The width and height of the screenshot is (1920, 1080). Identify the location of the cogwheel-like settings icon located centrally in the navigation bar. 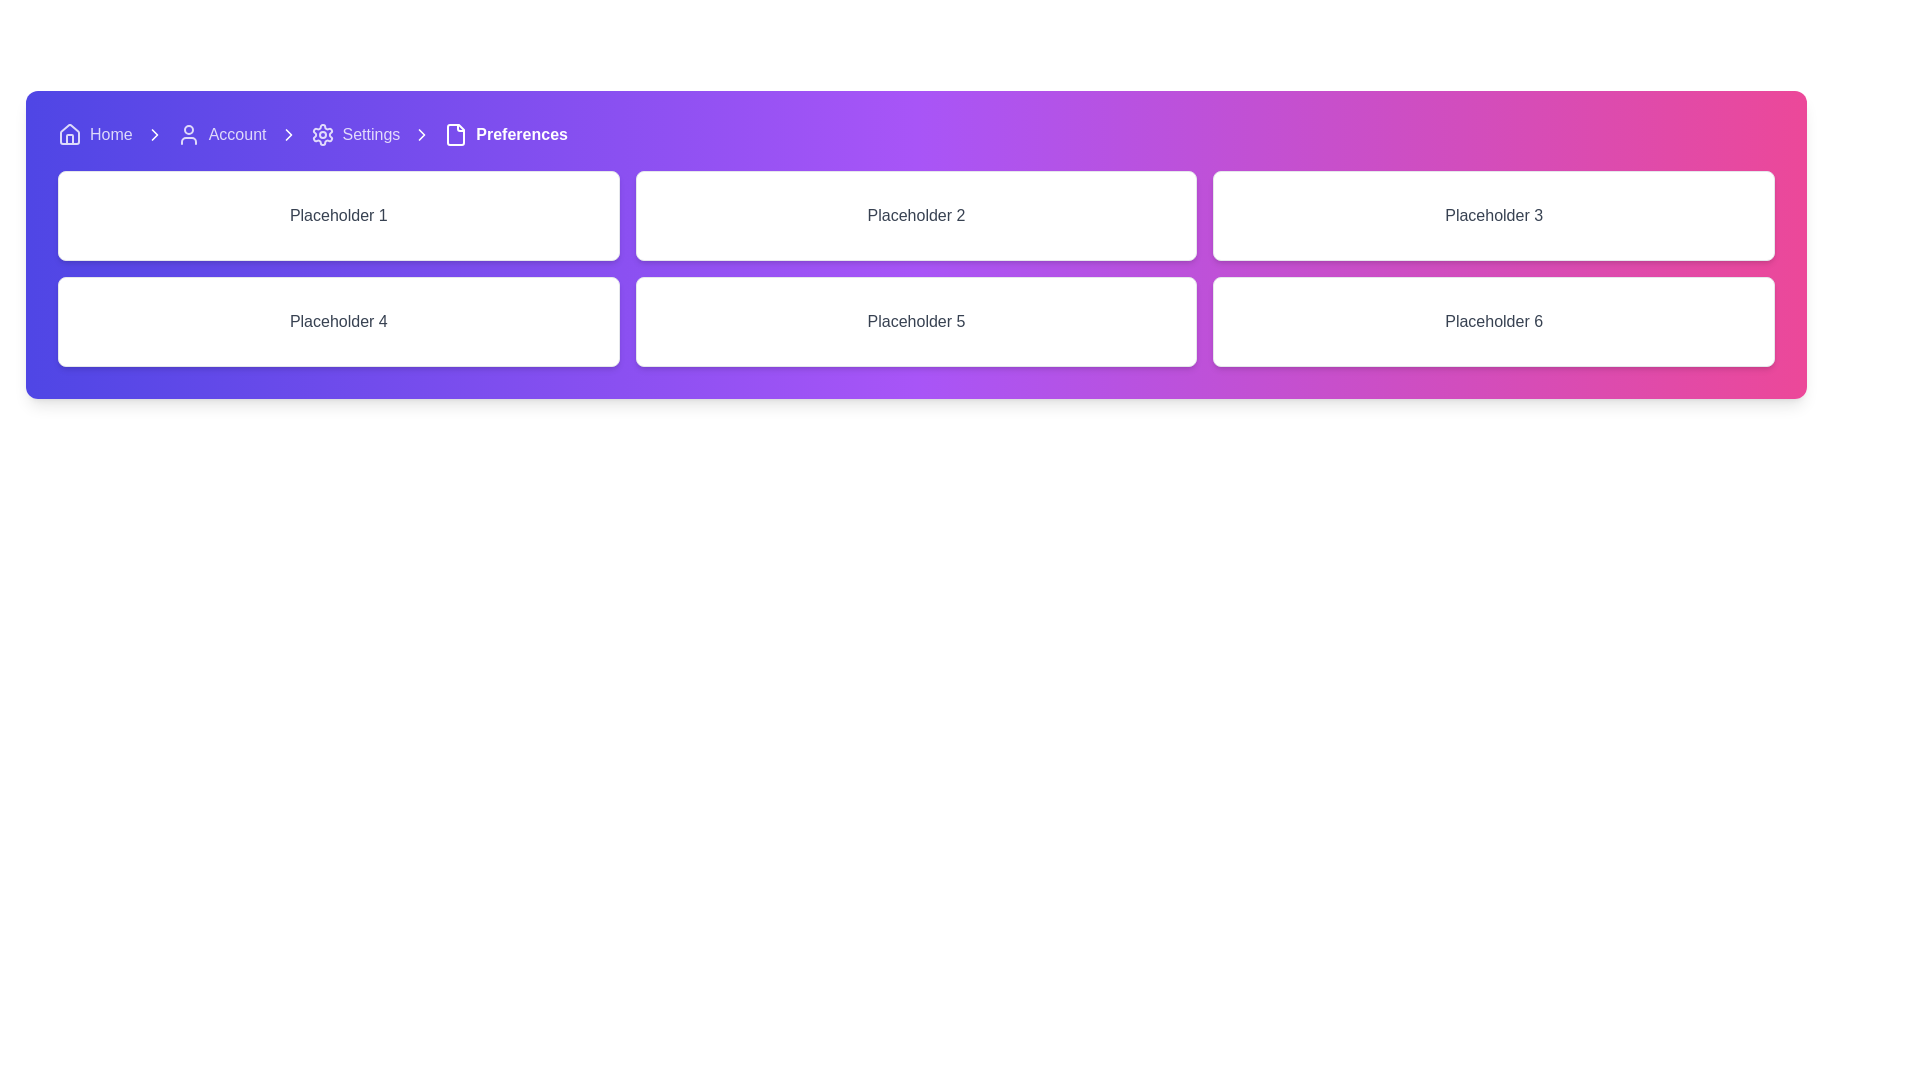
(322, 135).